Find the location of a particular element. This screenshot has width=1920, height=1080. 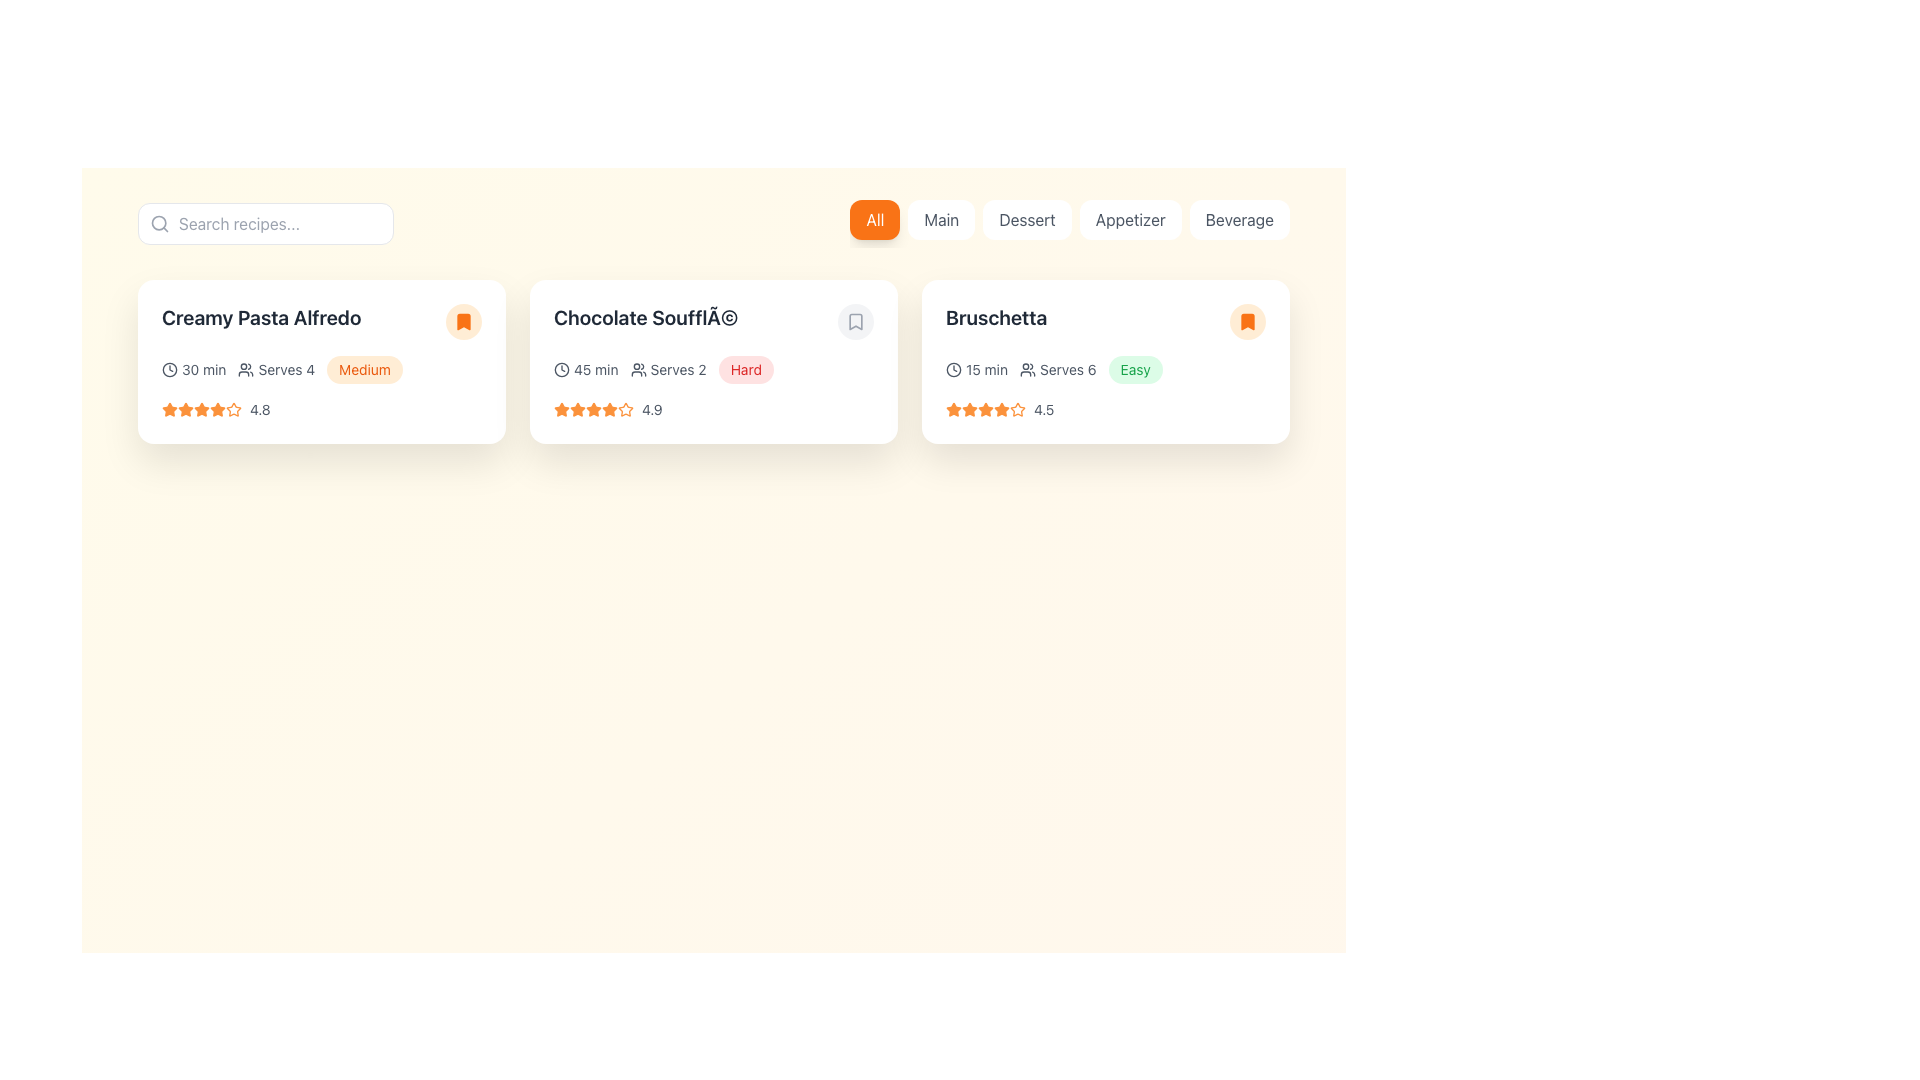

the rating information displayed as orange-colored star icons followed by the text '4.5' located at the bottom part of the 'Bruschetta' recipe card is located at coordinates (1104, 408).